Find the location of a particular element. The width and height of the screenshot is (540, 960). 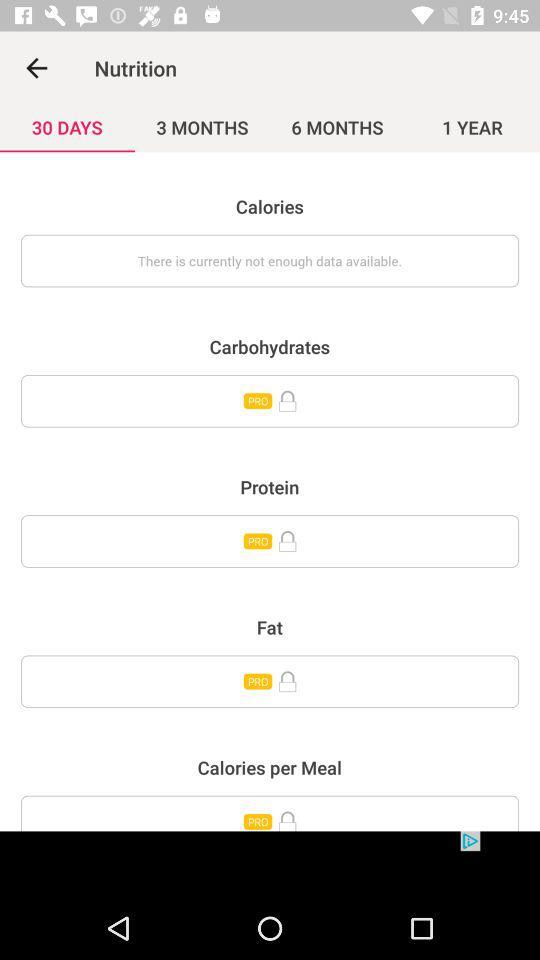

click the calories per meal is located at coordinates (270, 813).